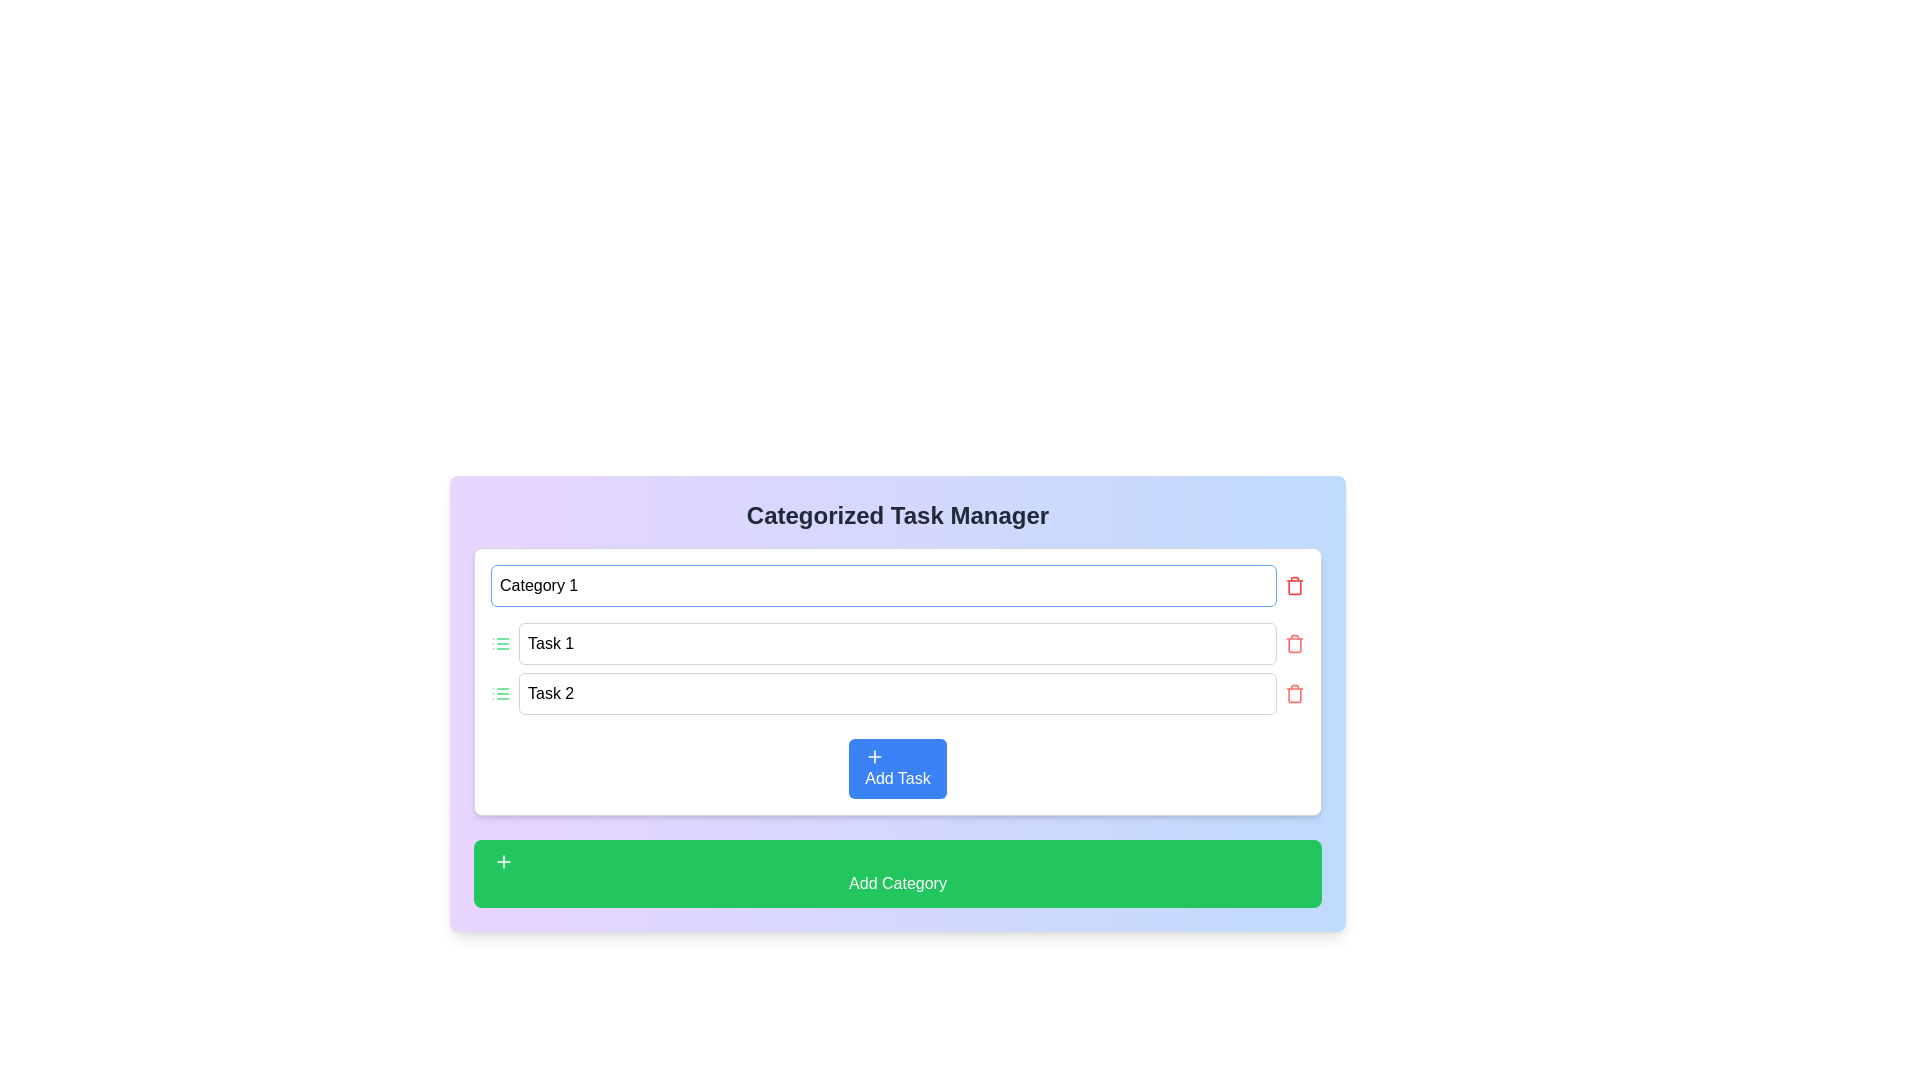  I want to click on the second trash icon button located to the right of the 'Task 1' text input field, so click(1295, 644).